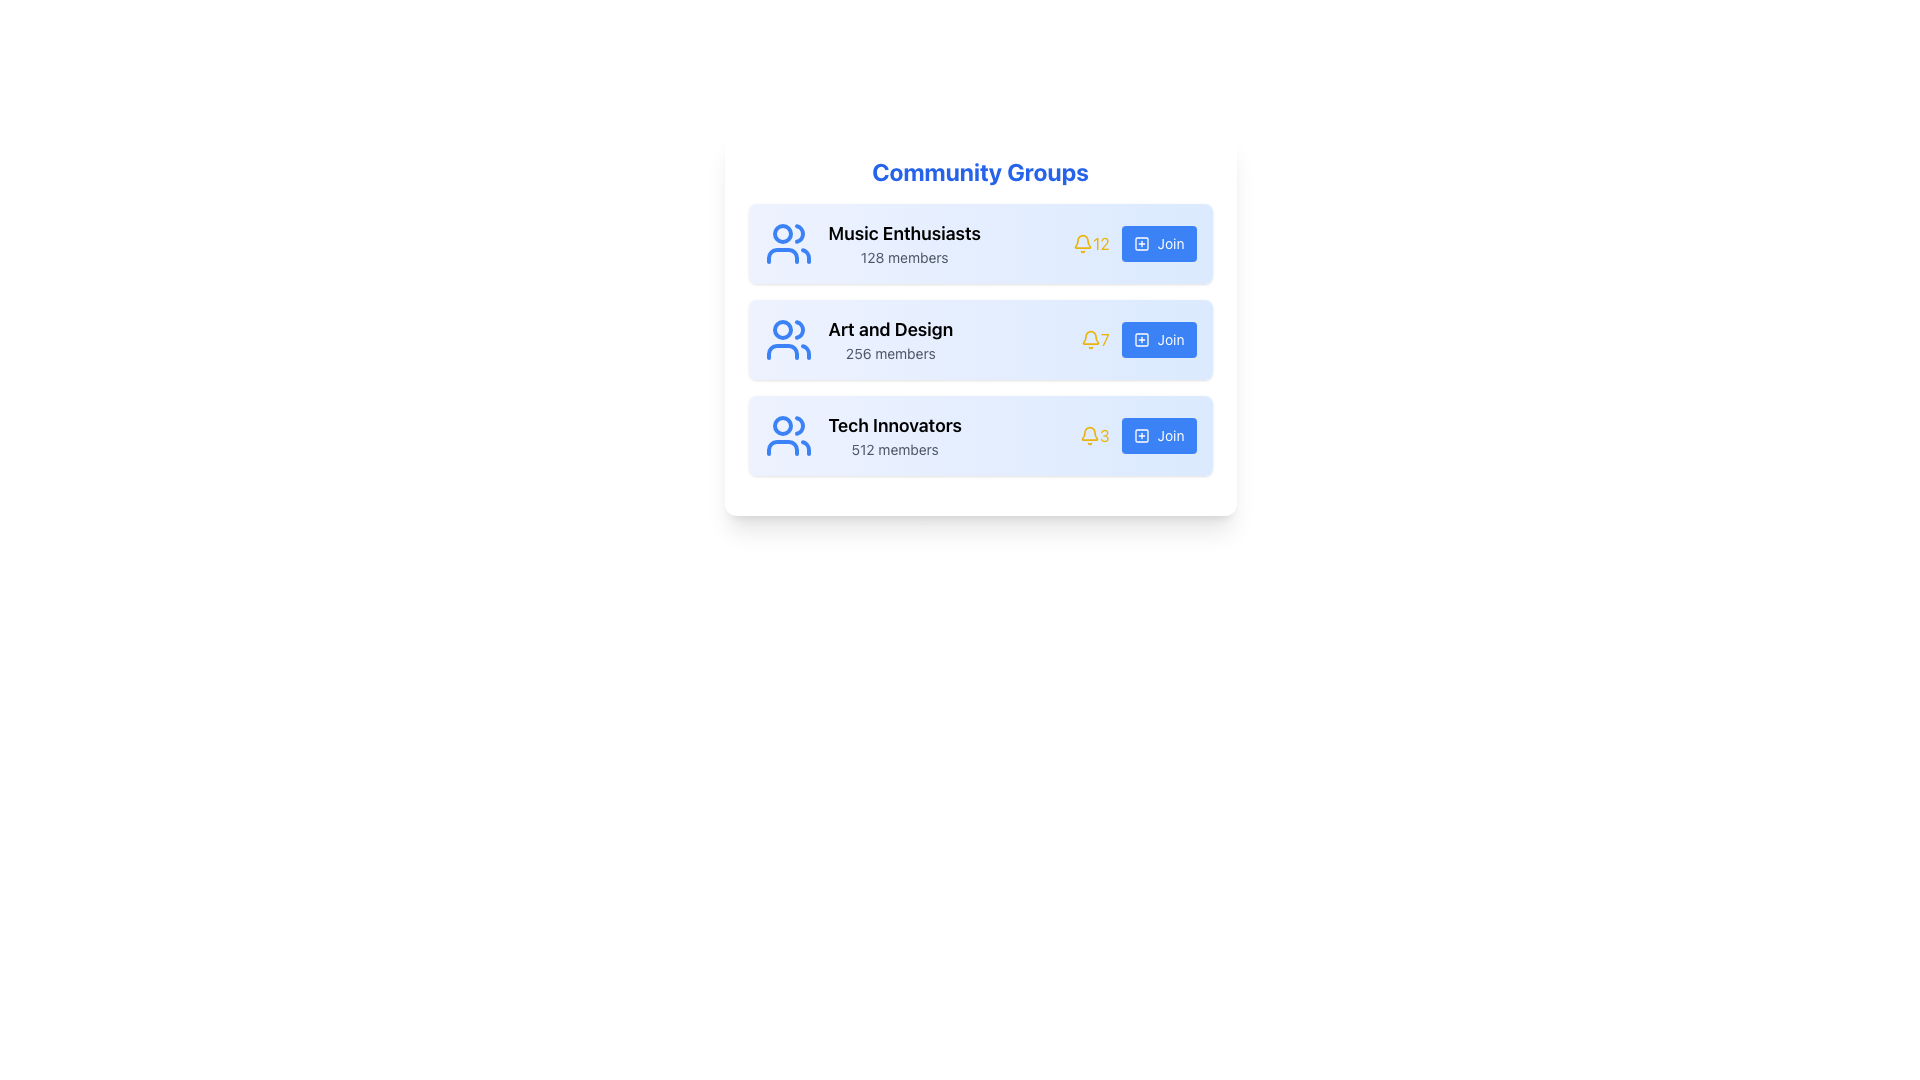  Describe the element at coordinates (1141, 338) in the screenshot. I see `the SVG graphical element styled as a button component, which serves as a visual icon for the 'Join' action in the community groups list, located adjacent to the 'Join' button` at that location.